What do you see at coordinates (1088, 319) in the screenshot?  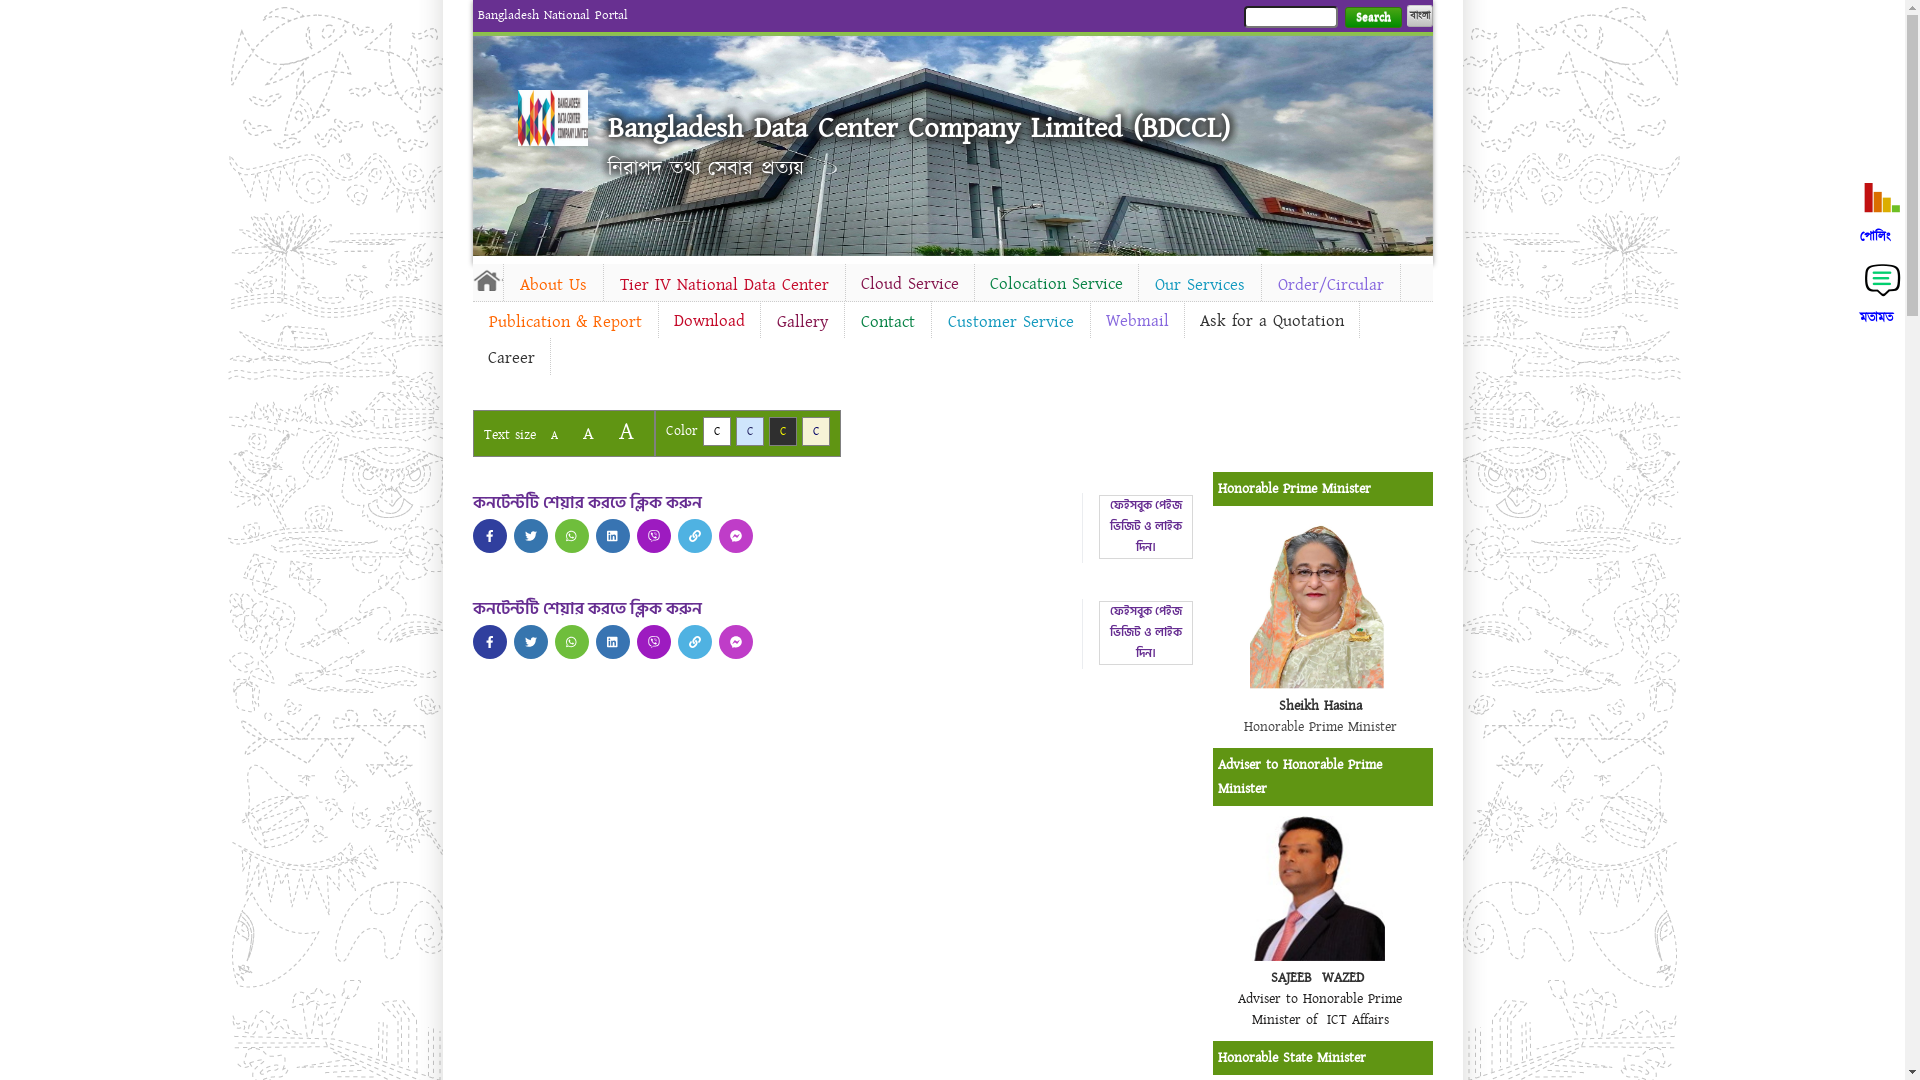 I see `'Webmail'` at bounding box center [1088, 319].